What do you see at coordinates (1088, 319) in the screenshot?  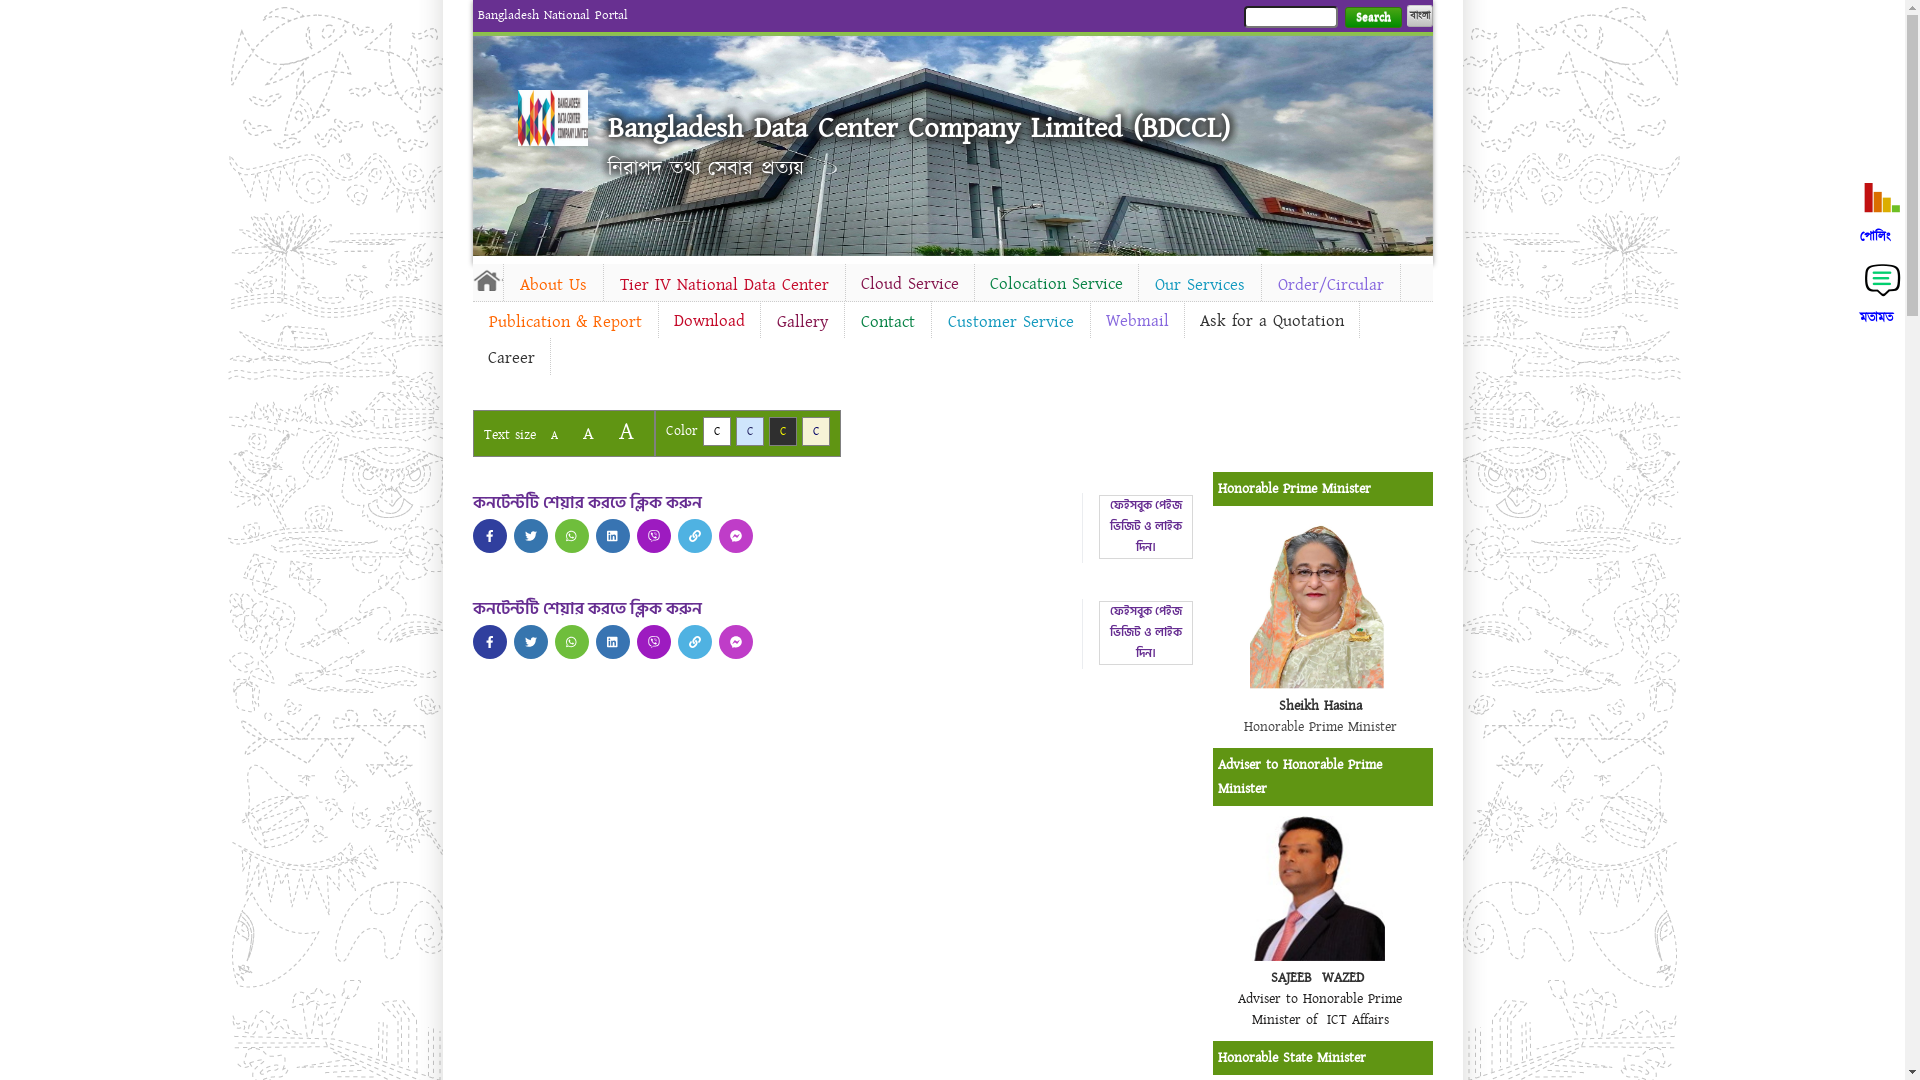 I see `'Webmail'` at bounding box center [1088, 319].